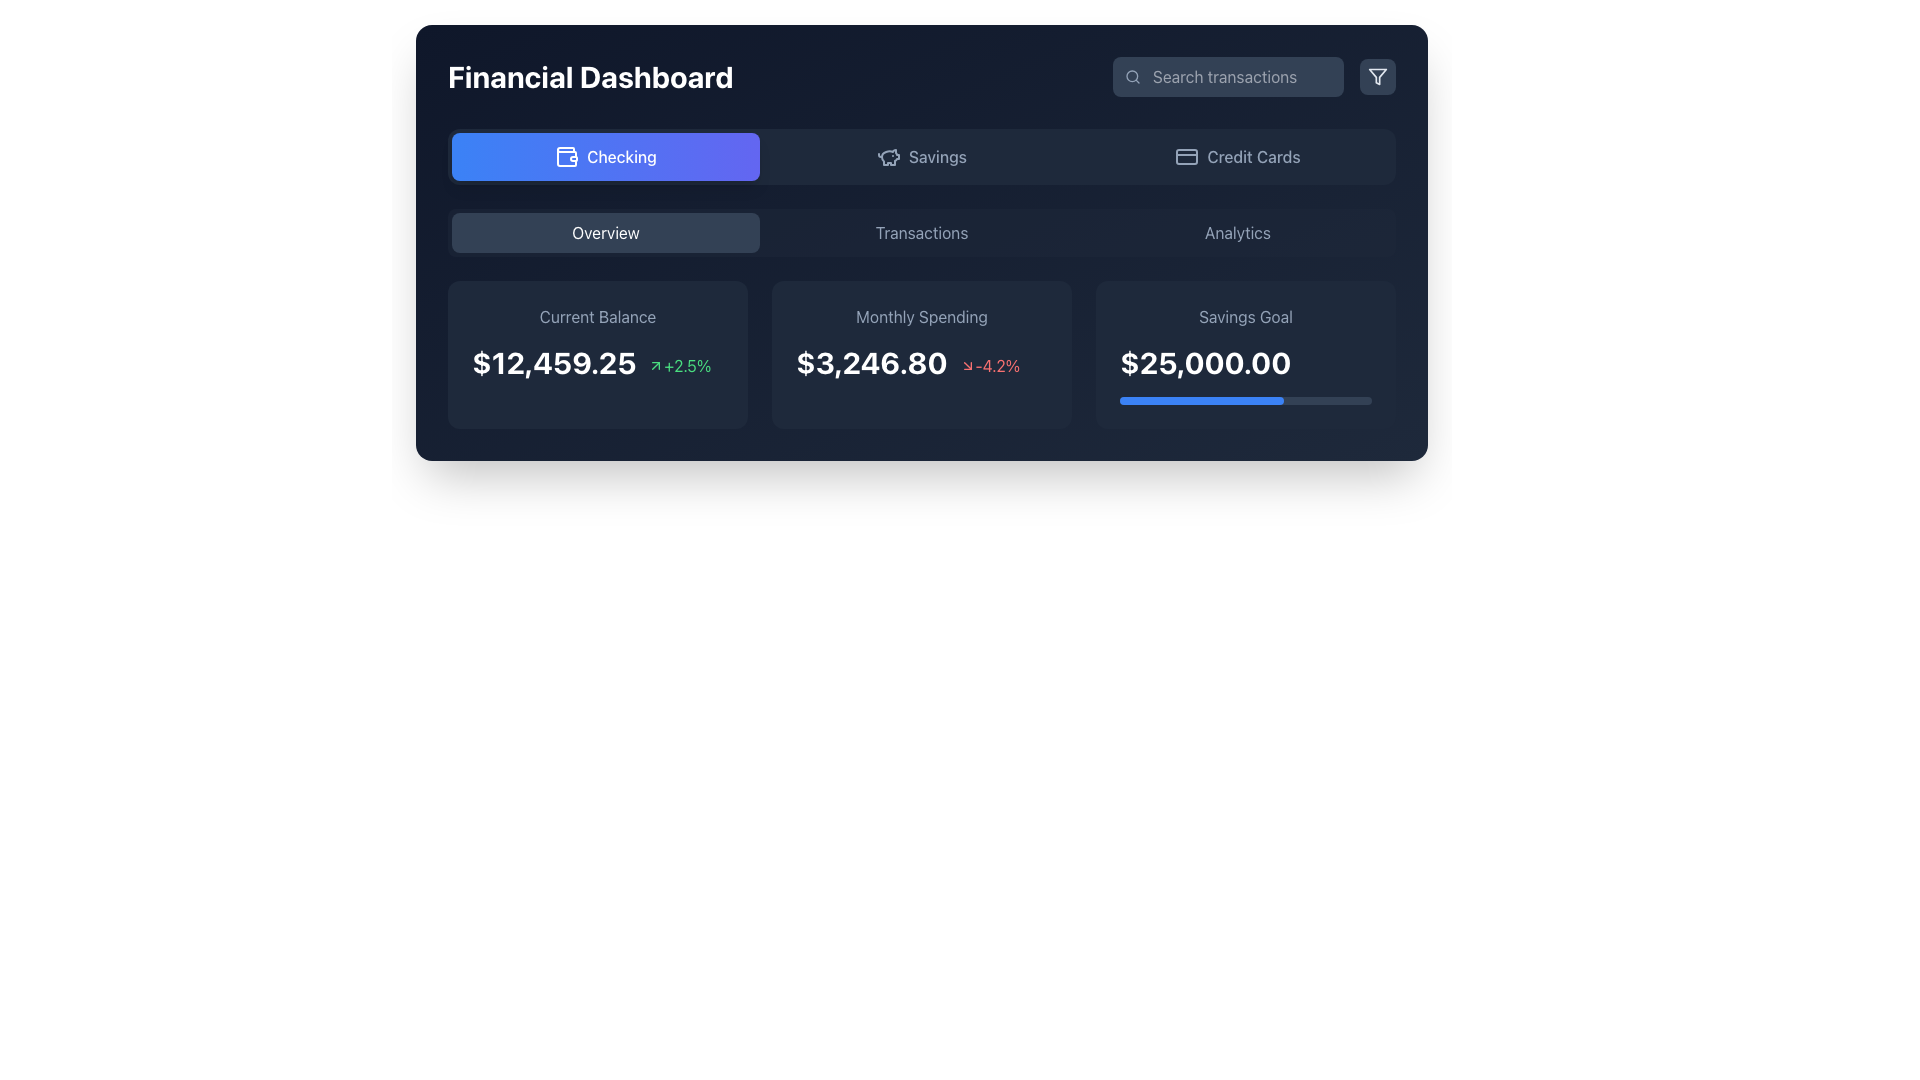 The image size is (1920, 1080). What do you see at coordinates (1132, 76) in the screenshot?
I see `the search icon located in the left section of the search bar in the top-right corner of the interface` at bounding box center [1132, 76].